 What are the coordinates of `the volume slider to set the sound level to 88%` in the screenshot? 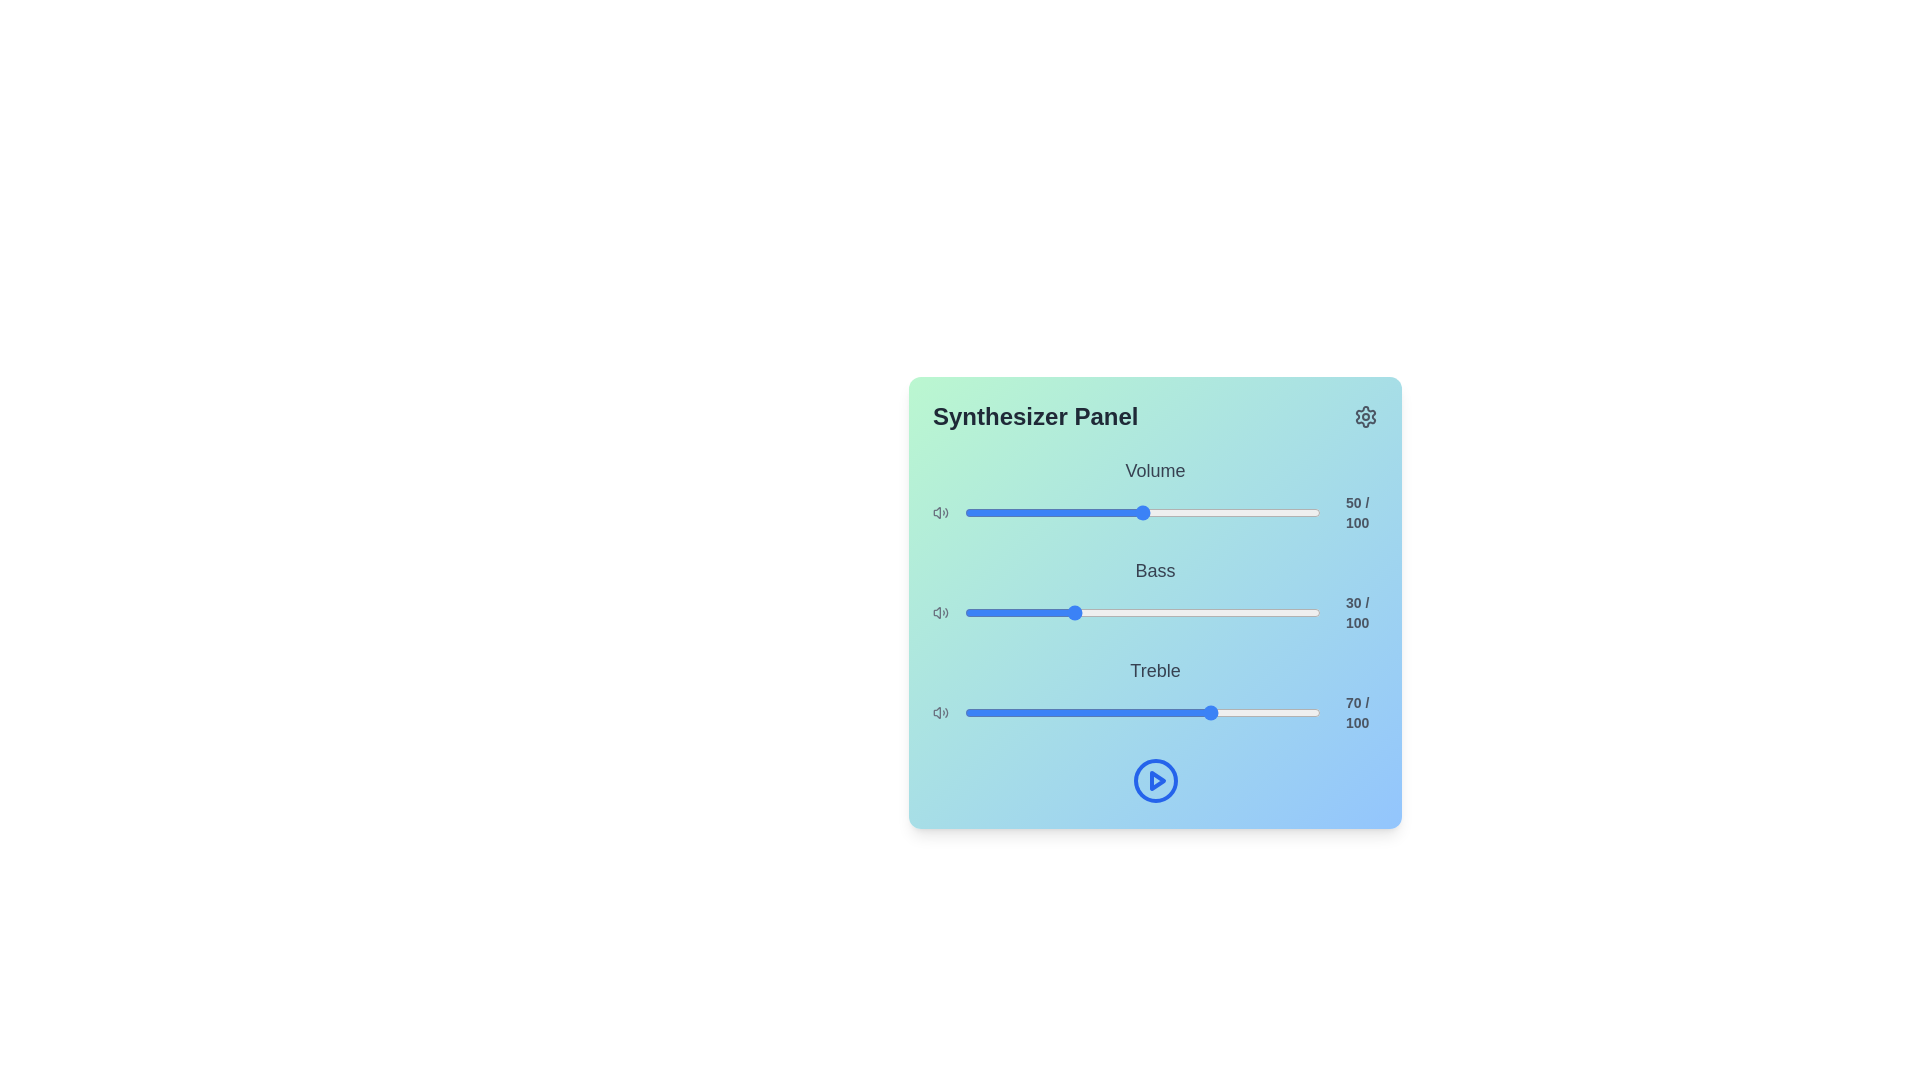 It's located at (1277, 512).